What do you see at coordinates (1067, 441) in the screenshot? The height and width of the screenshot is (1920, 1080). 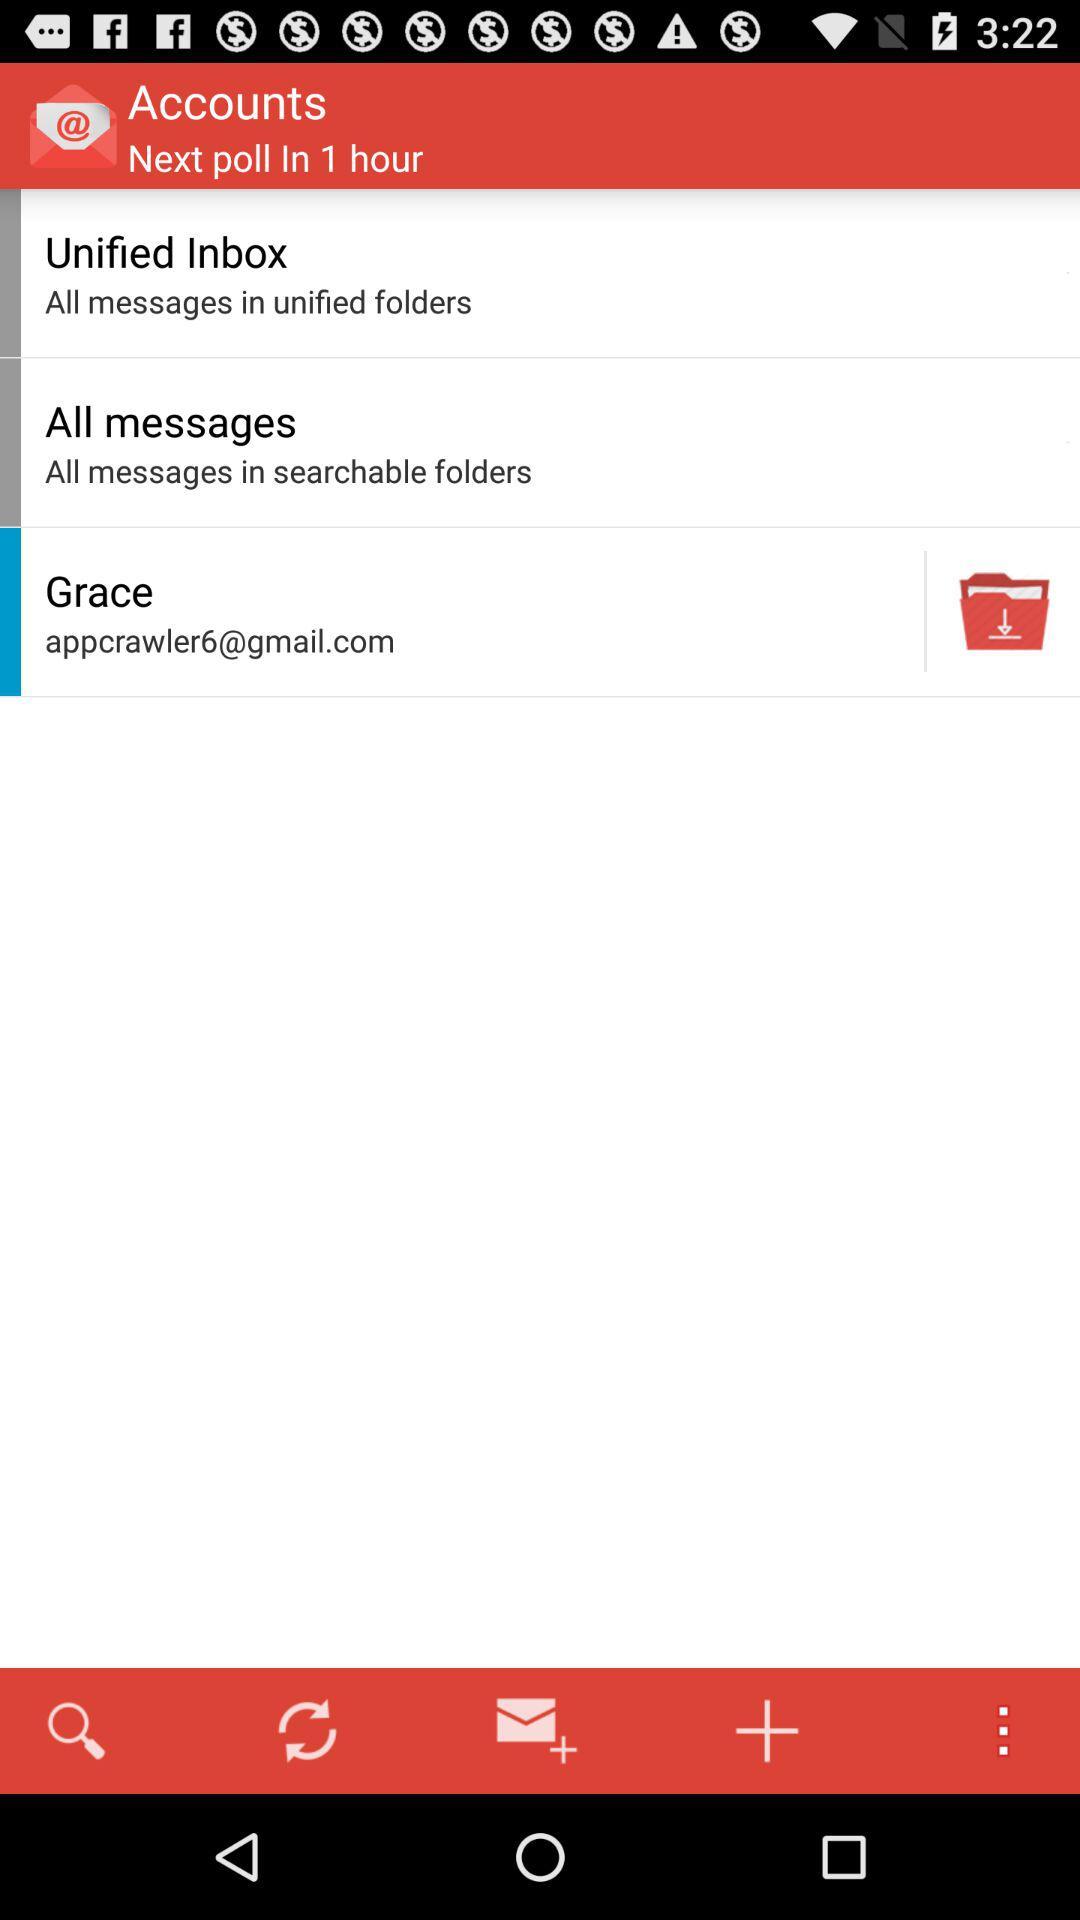 I see `app above the all messages in icon` at bounding box center [1067, 441].